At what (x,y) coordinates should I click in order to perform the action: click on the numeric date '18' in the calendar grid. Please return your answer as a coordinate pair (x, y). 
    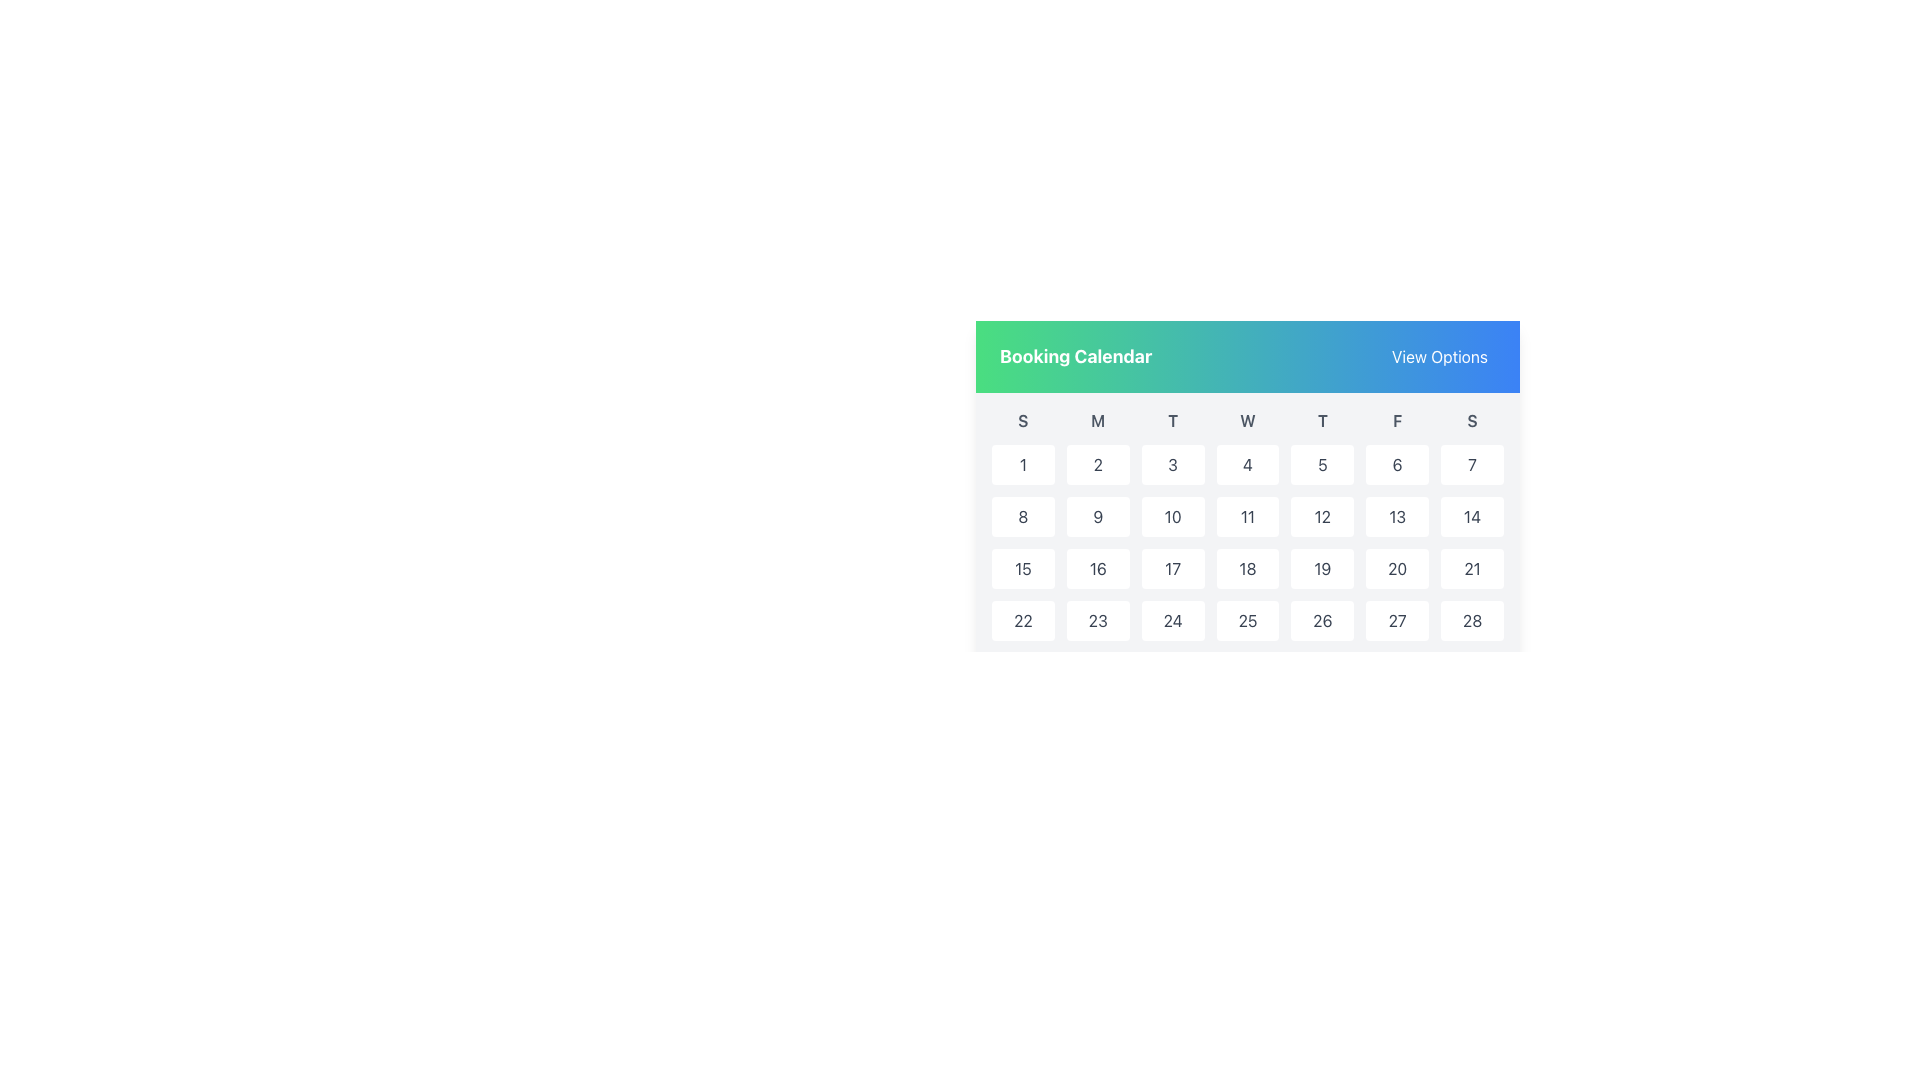
    Looking at the image, I should click on (1247, 569).